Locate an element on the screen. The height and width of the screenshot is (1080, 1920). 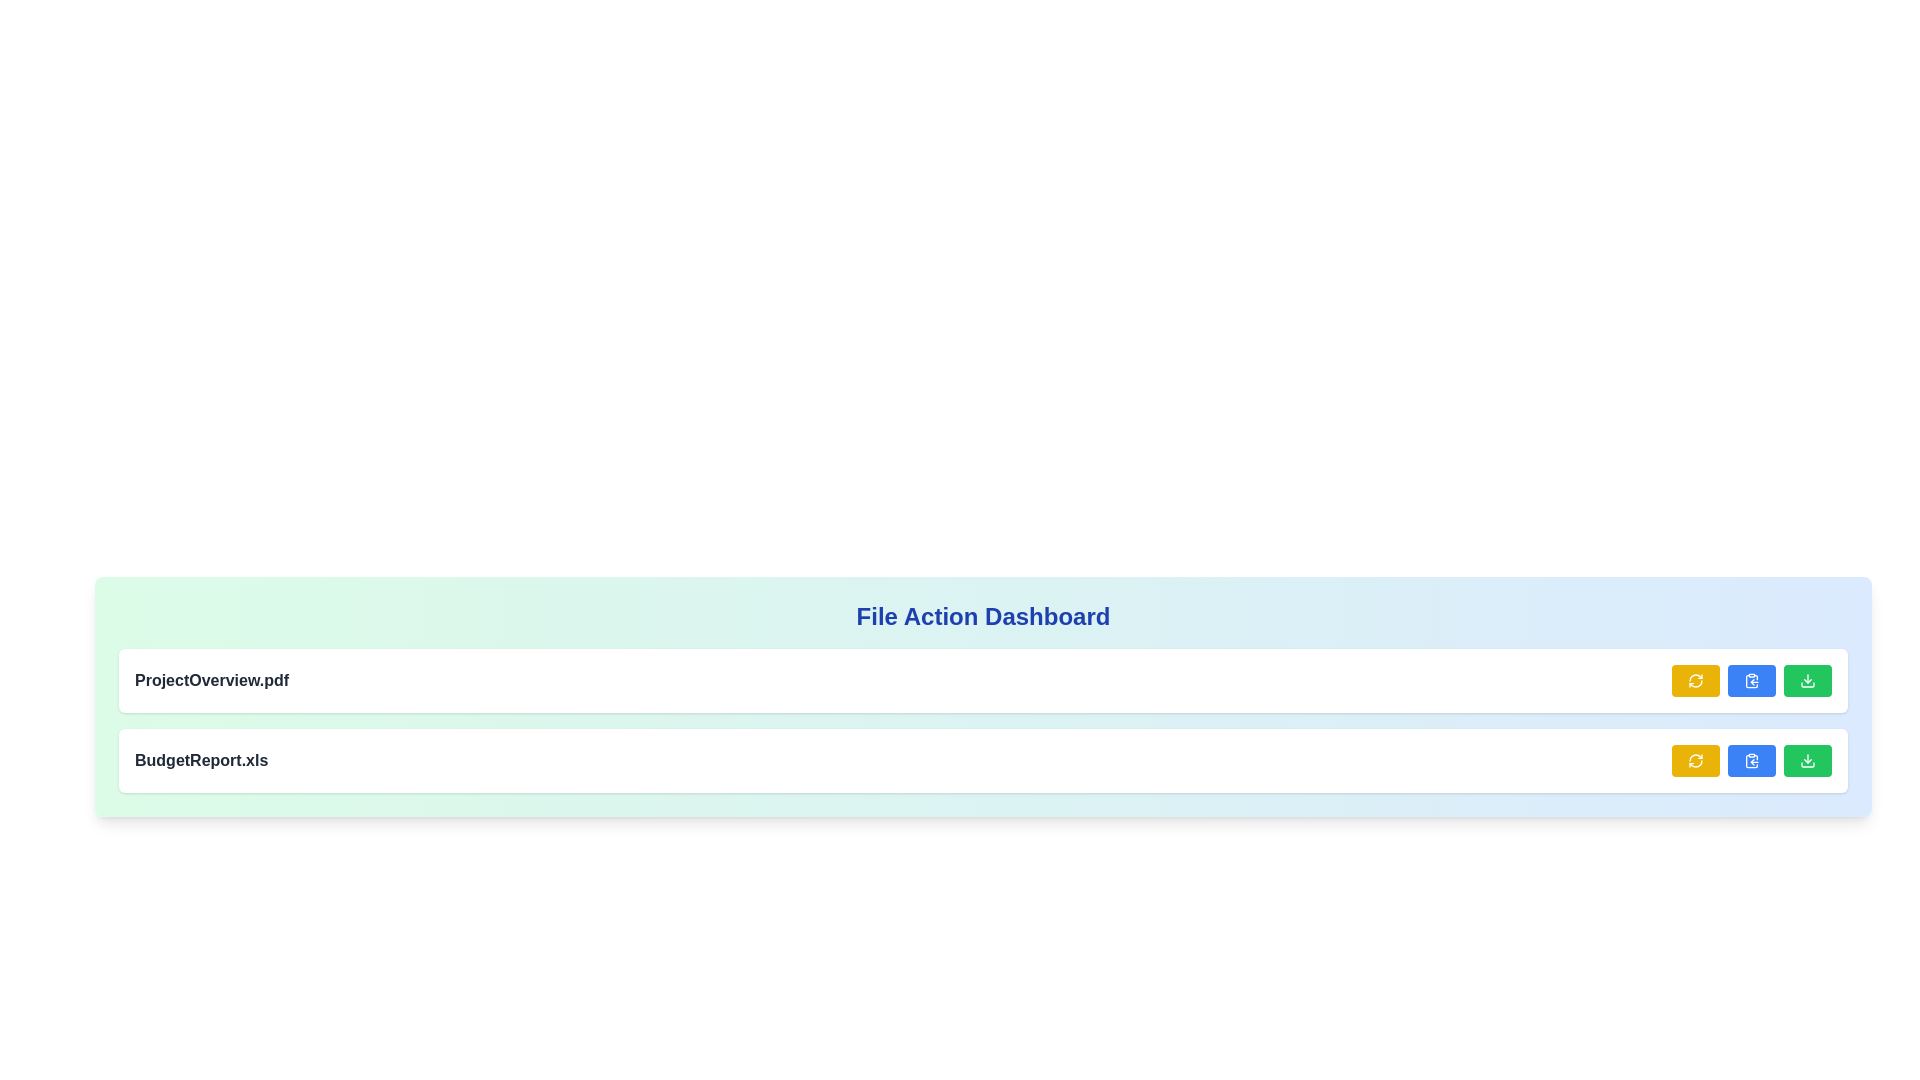
the square button with a blue background and clipboard icon located to the right of the 'ProjectOverview.pdf' file row is located at coordinates (1751, 680).